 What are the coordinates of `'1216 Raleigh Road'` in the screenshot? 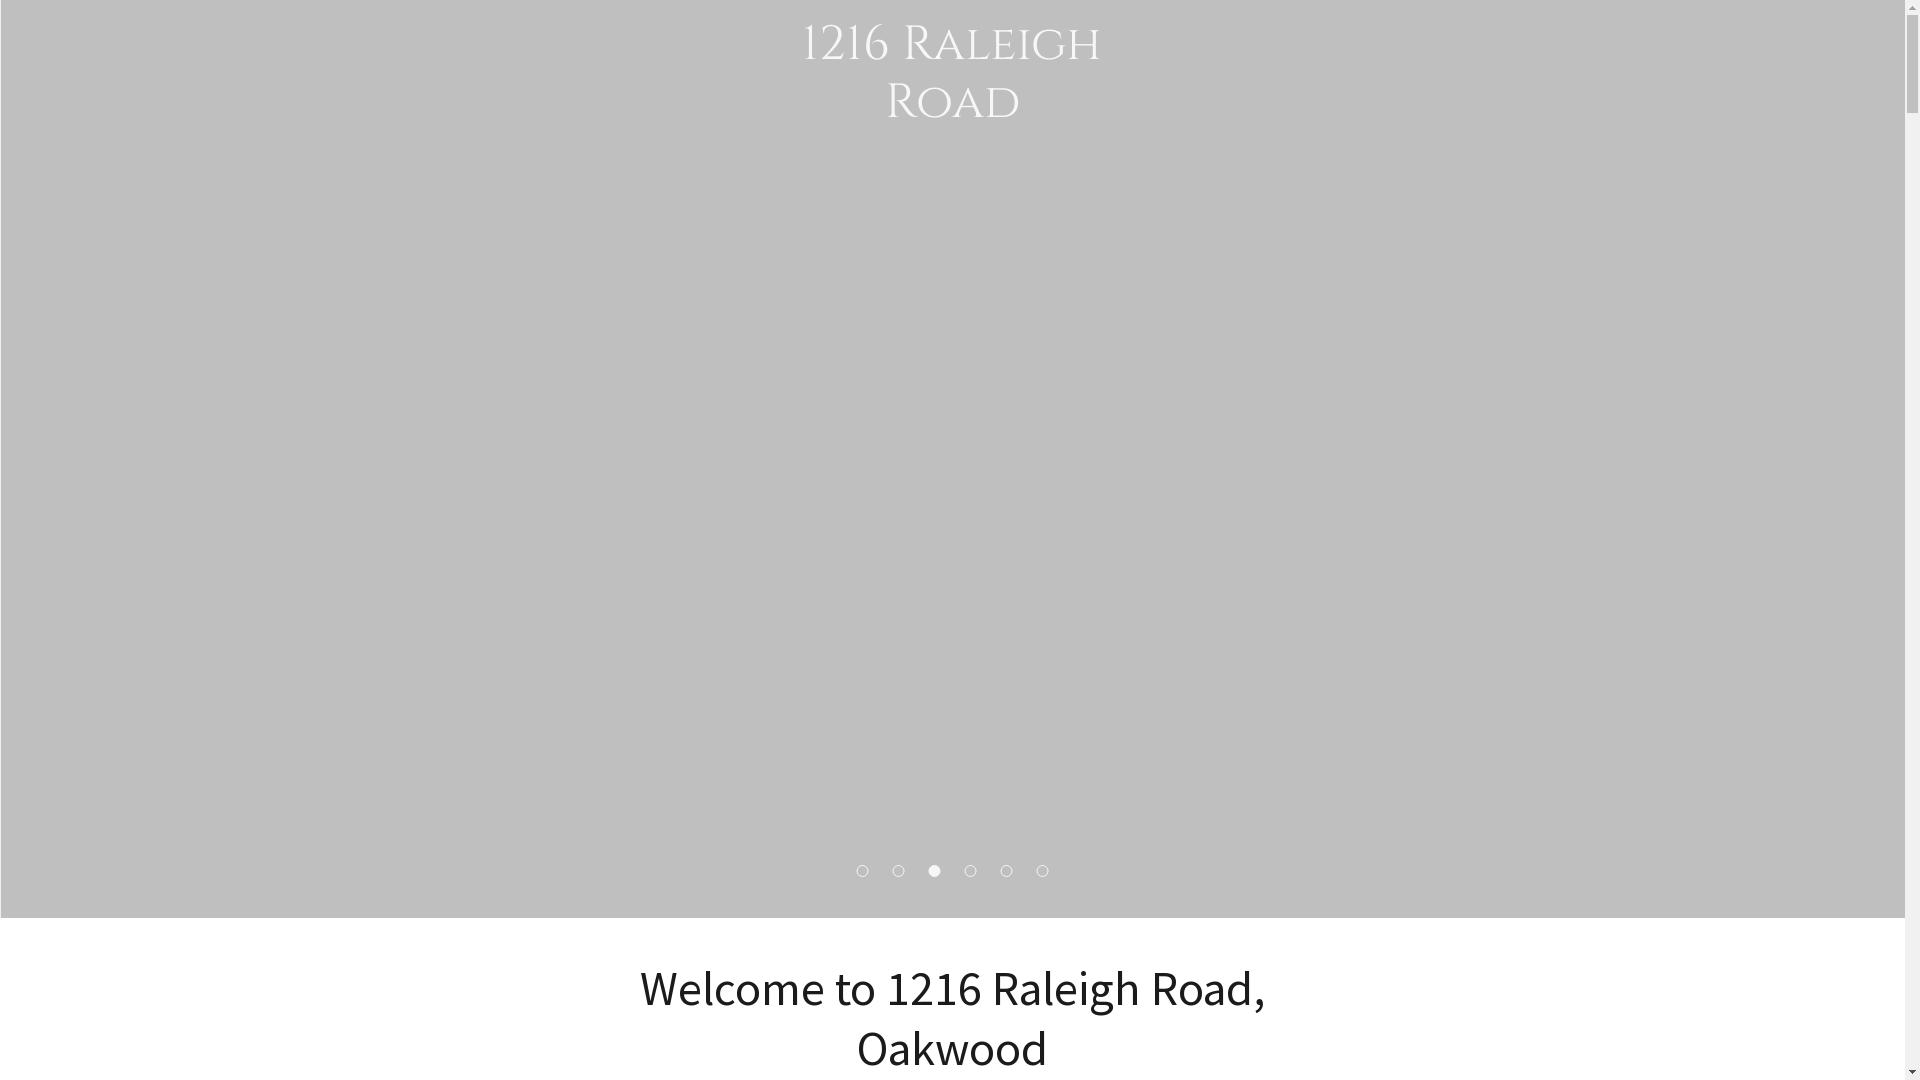 It's located at (951, 110).